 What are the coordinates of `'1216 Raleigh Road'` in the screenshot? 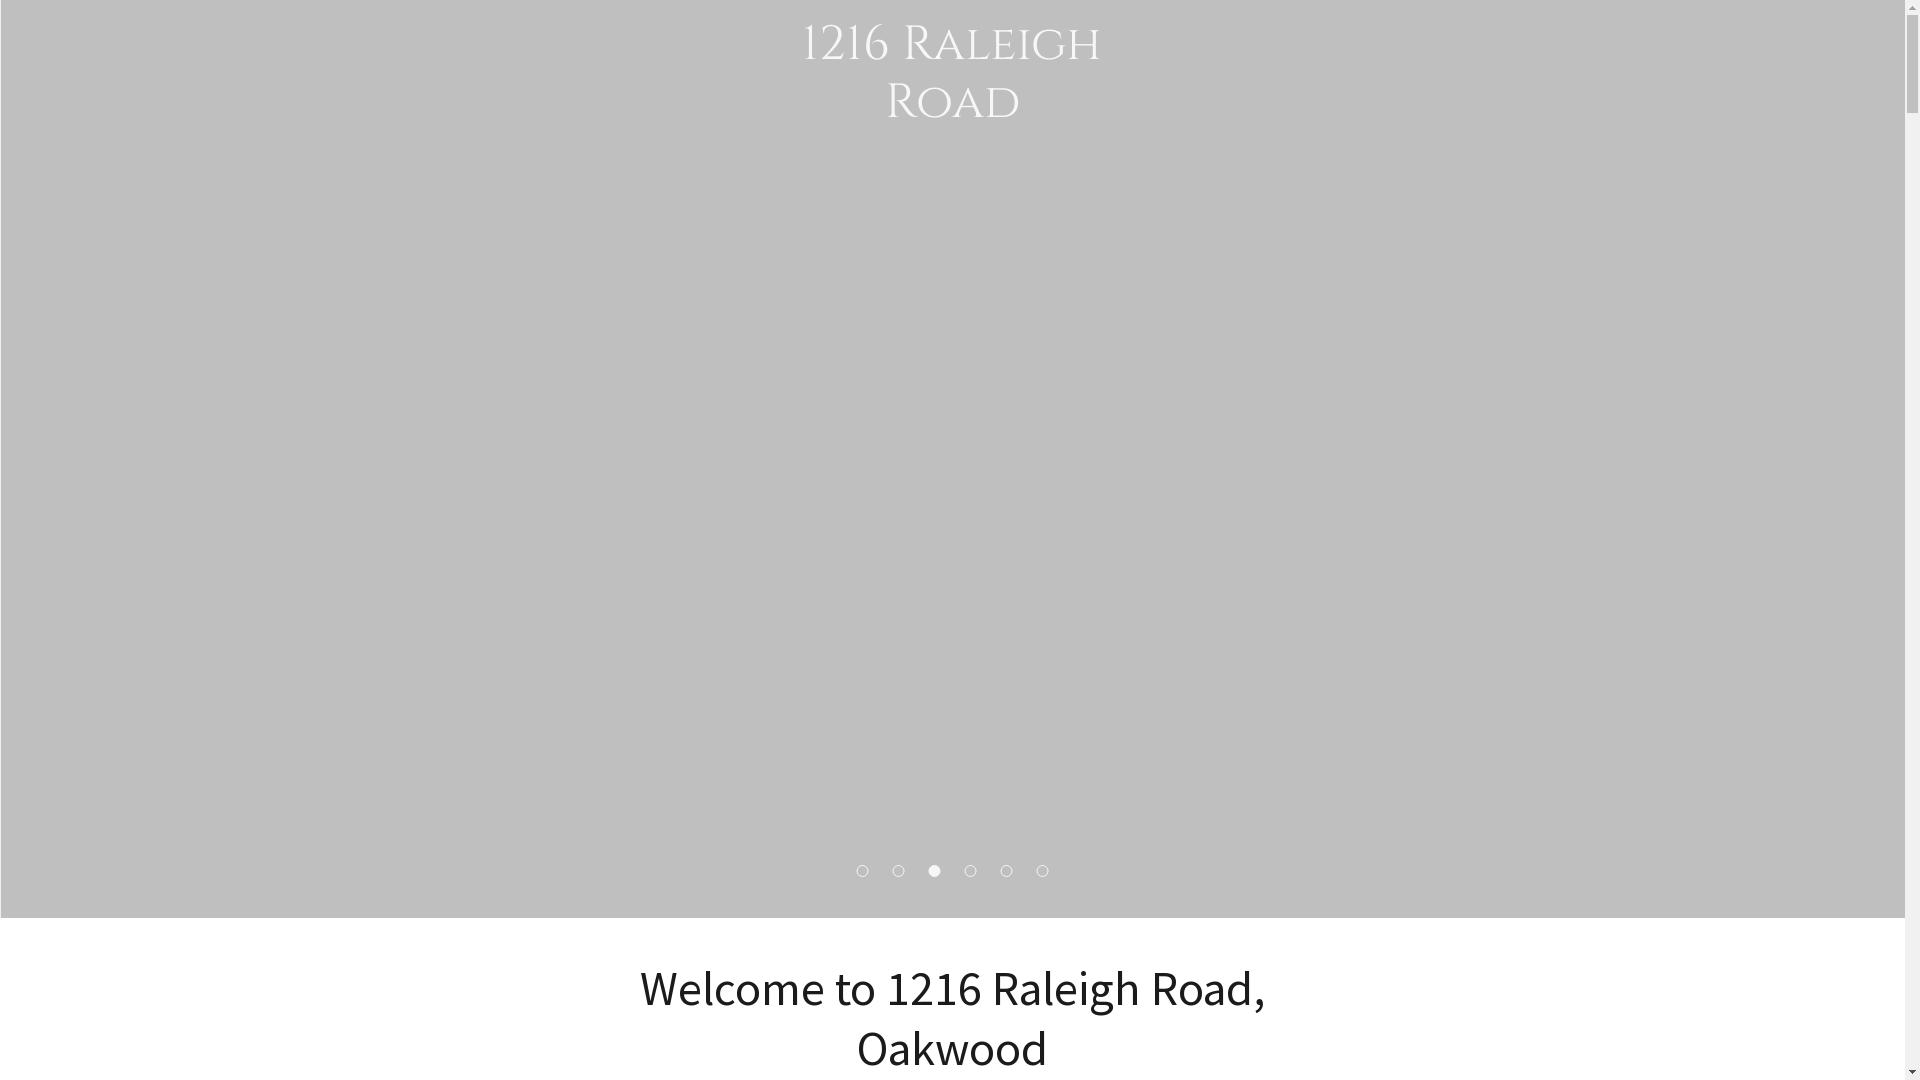 It's located at (951, 110).